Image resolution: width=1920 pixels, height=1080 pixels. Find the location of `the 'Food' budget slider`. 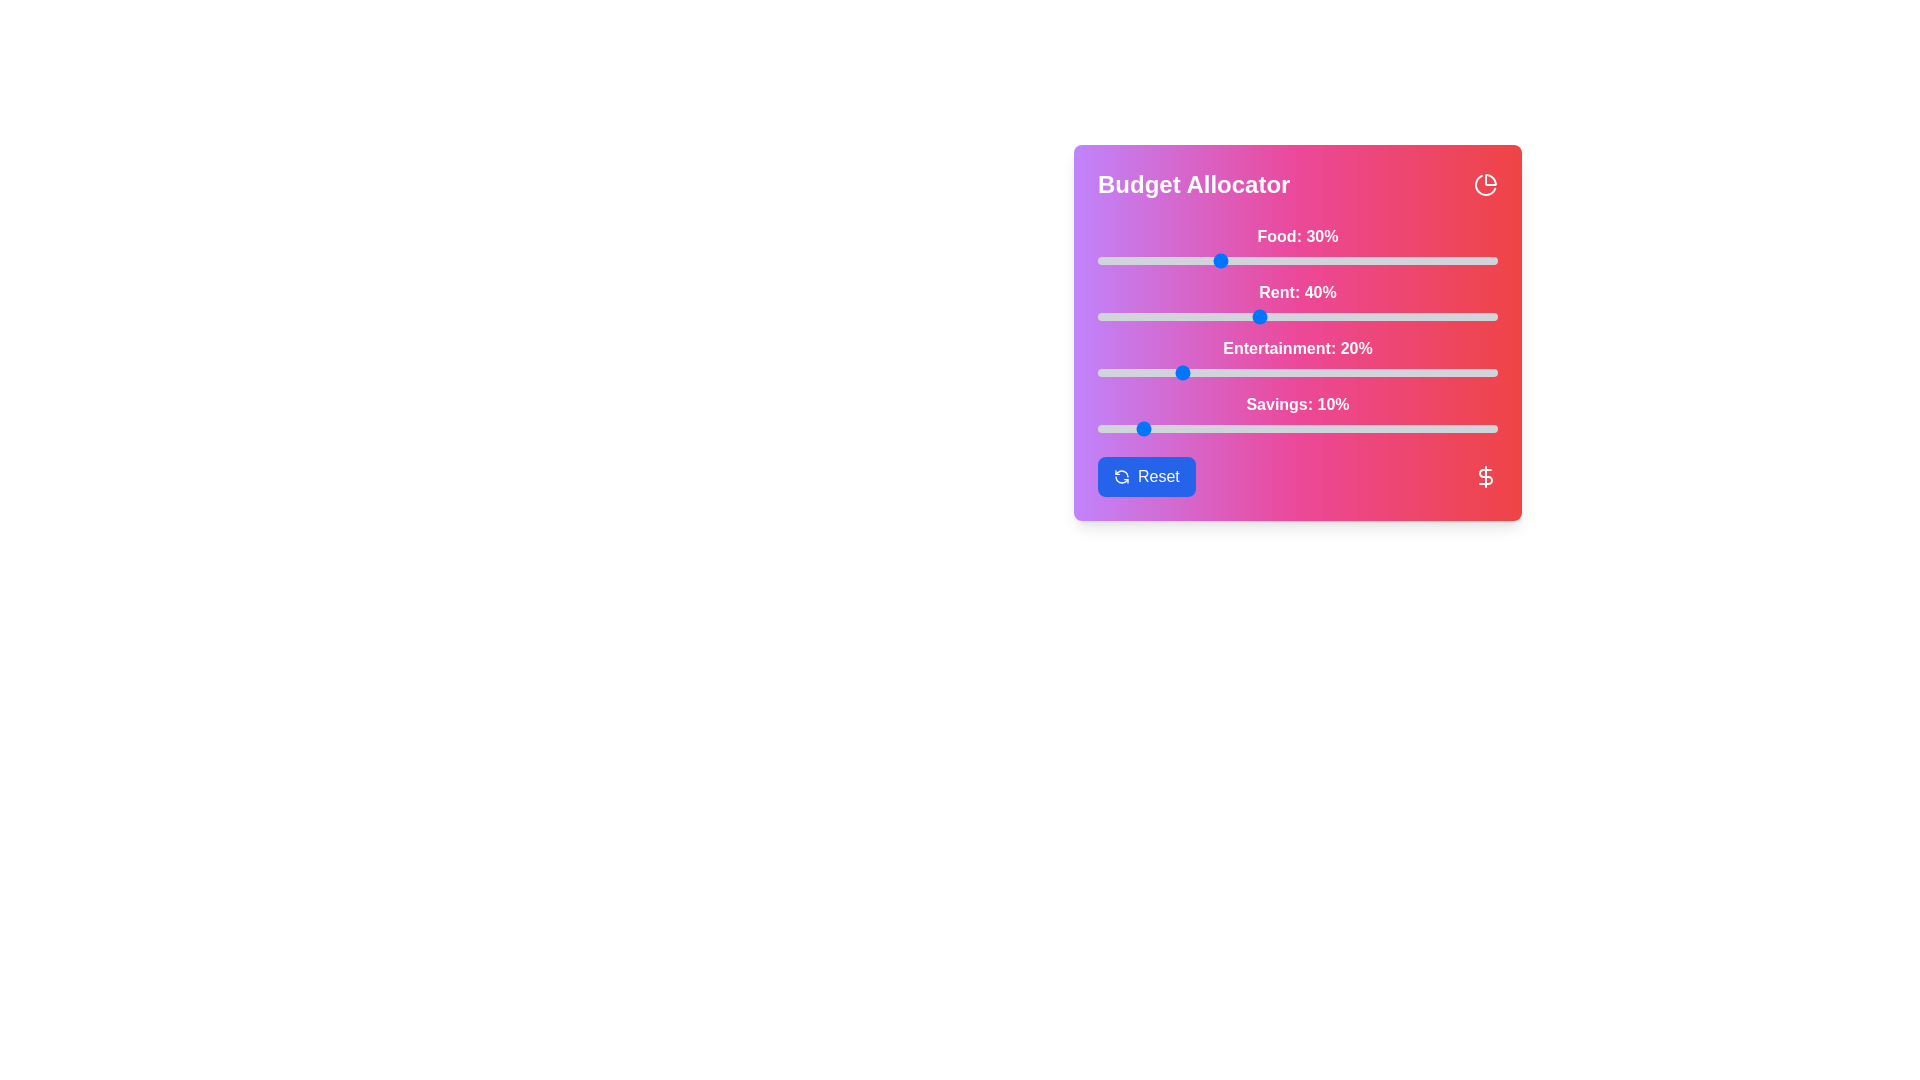

the 'Food' budget slider is located at coordinates (1153, 260).